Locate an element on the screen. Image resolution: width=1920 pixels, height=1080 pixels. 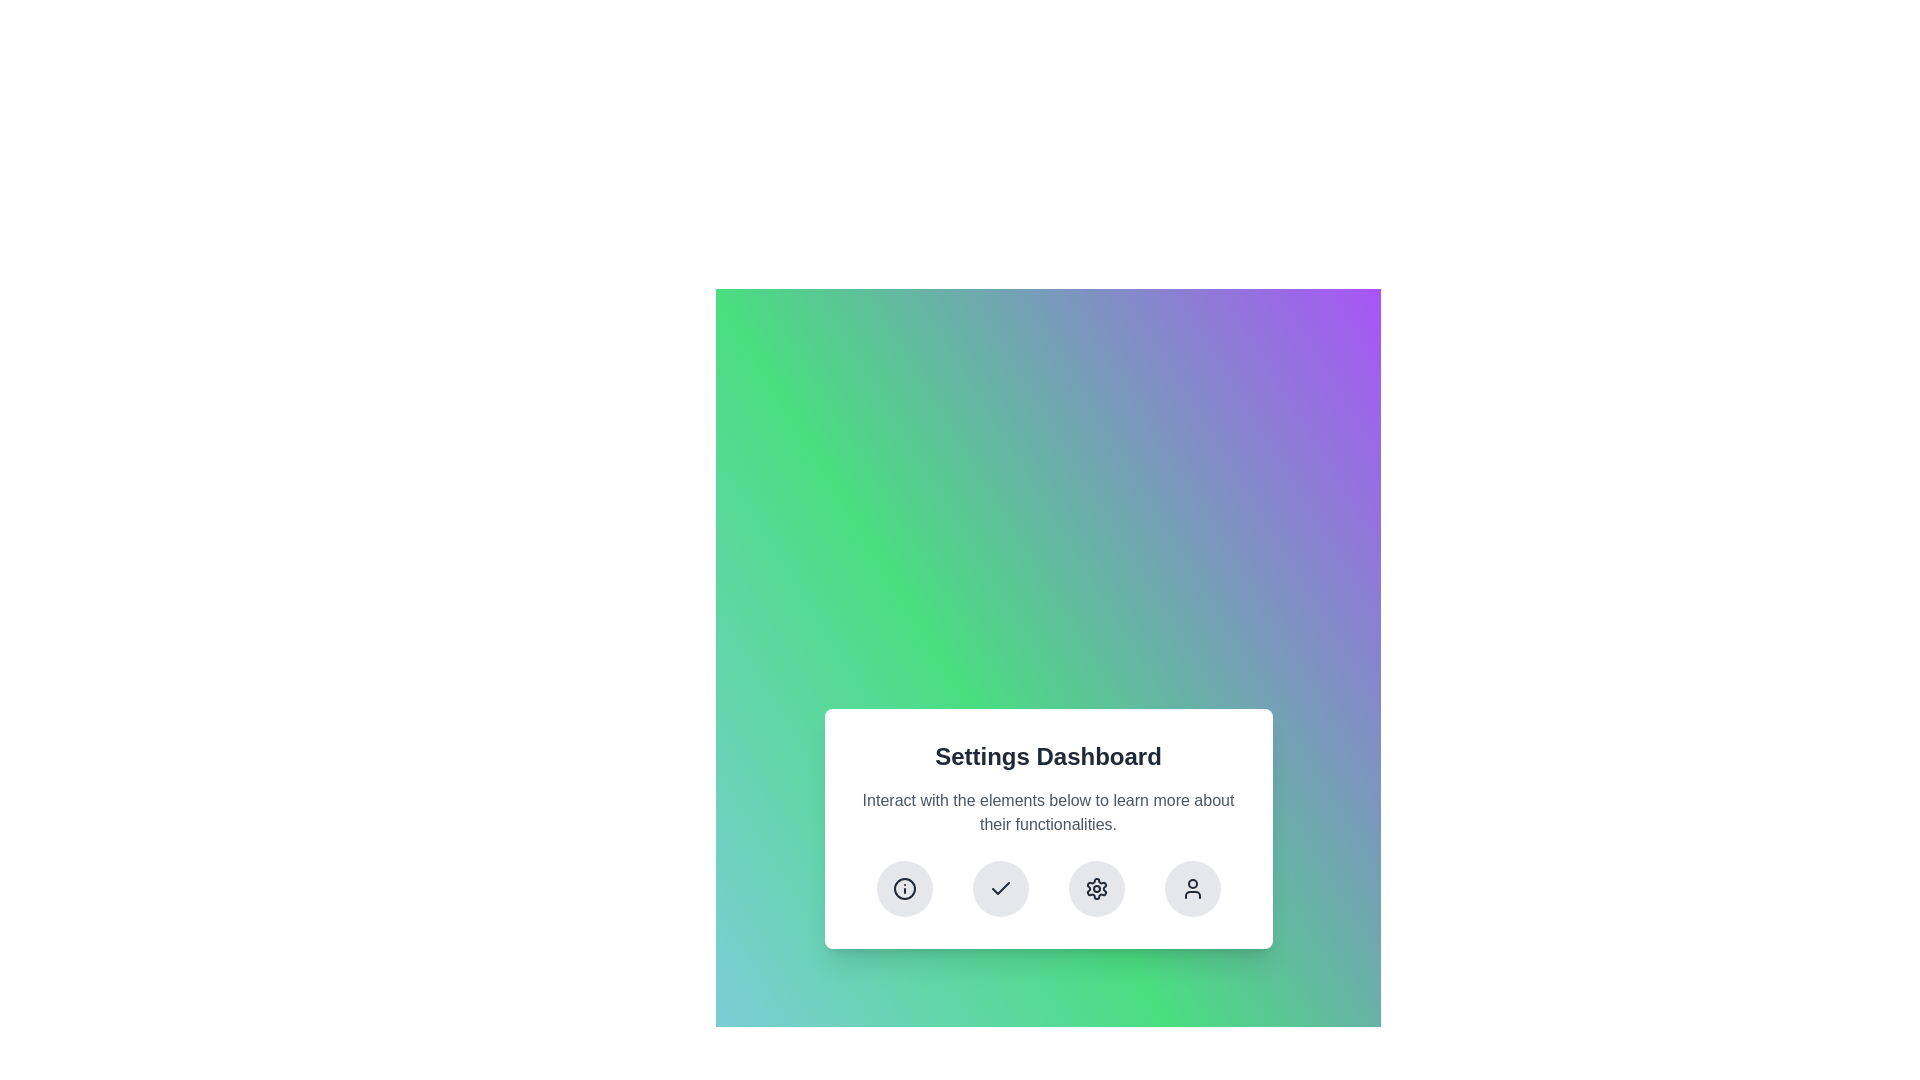
the settings button represented by a cogwheel icon is located at coordinates (1095, 887).